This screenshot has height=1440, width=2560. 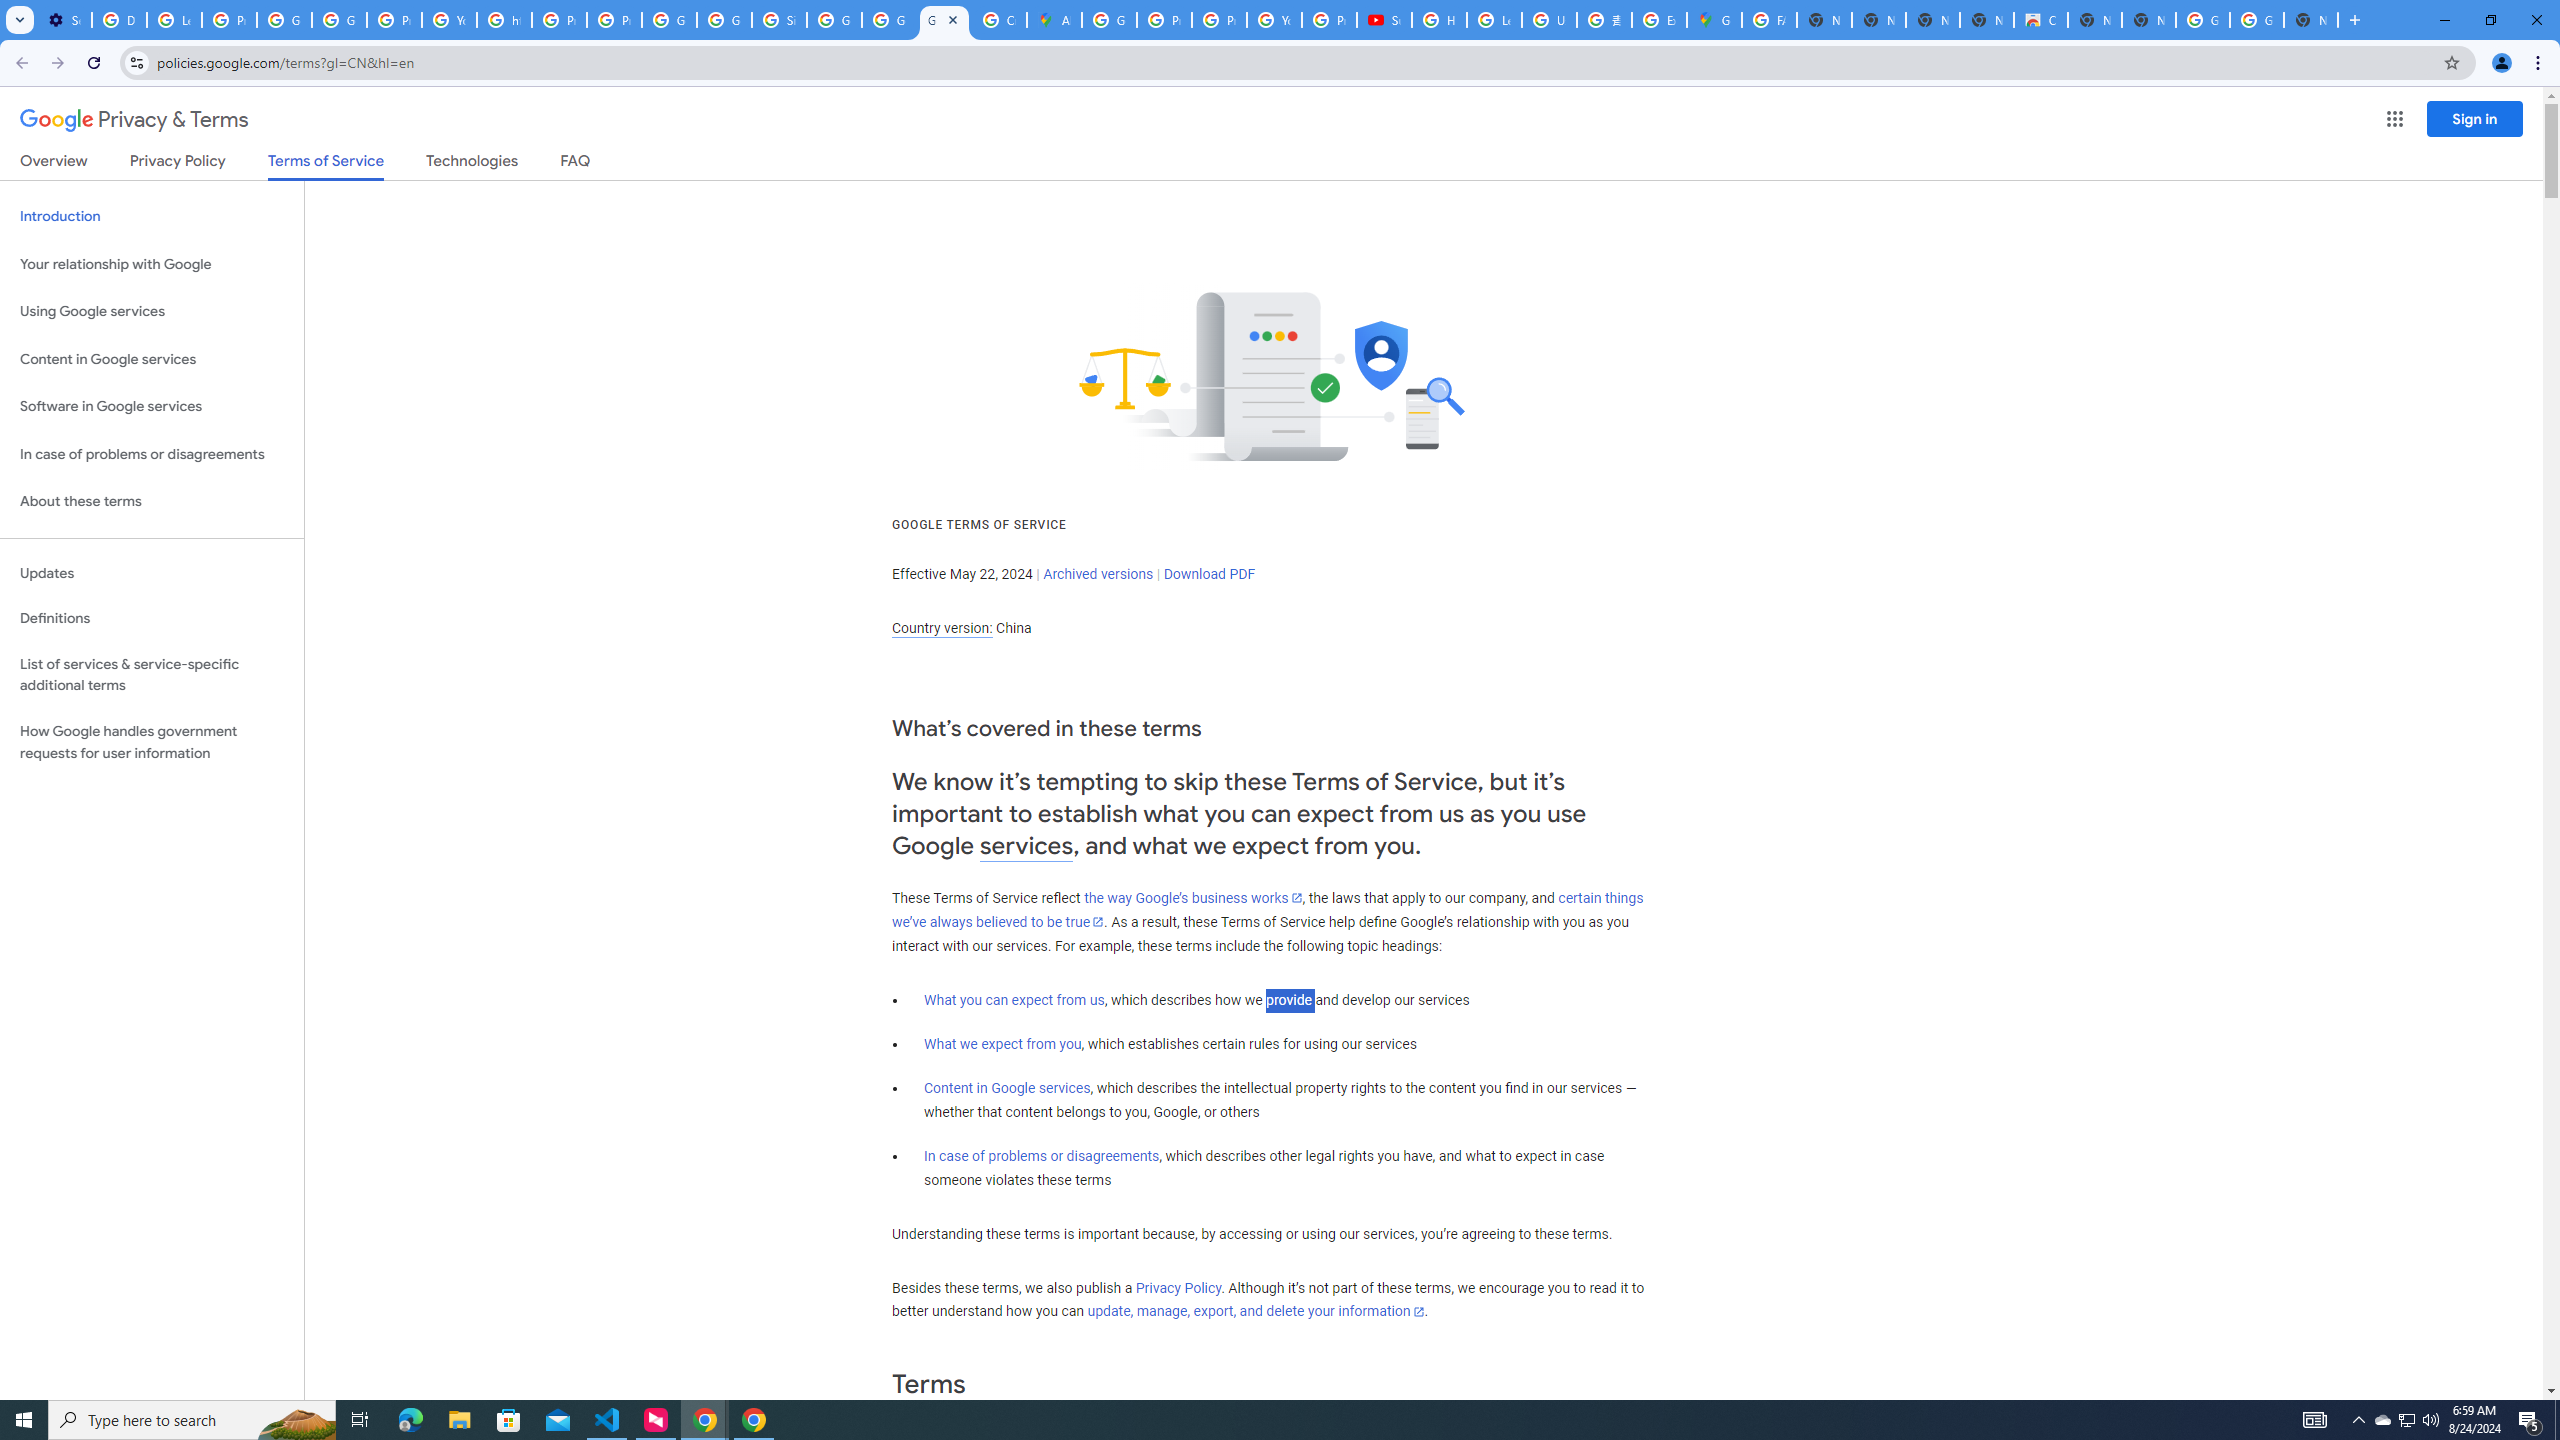 What do you see at coordinates (504, 19) in the screenshot?
I see `'https://scholar.google.com/'` at bounding box center [504, 19].